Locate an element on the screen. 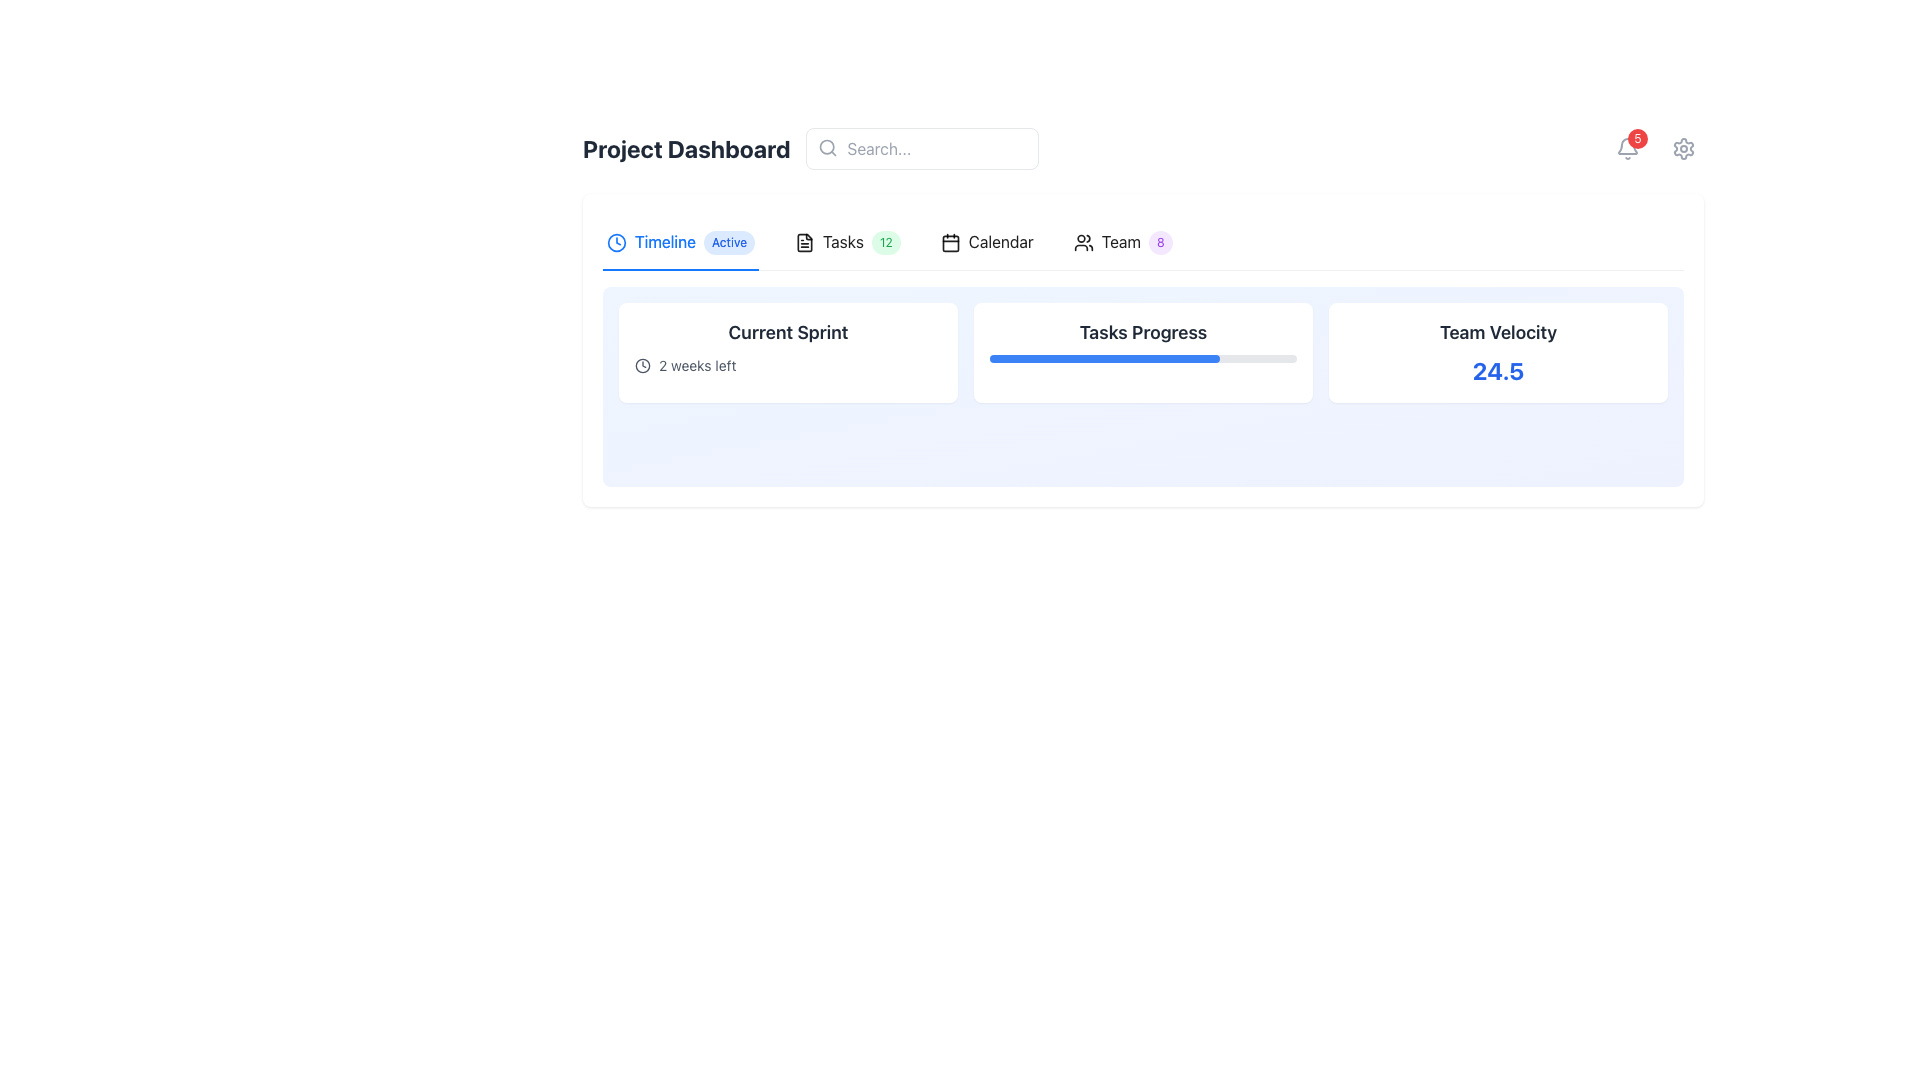  the outer circle of the clock icon, which is styled with a thin stroke outline and is located left of the 'Timeline' tab in the navigation bar is located at coordinates (616, 241).